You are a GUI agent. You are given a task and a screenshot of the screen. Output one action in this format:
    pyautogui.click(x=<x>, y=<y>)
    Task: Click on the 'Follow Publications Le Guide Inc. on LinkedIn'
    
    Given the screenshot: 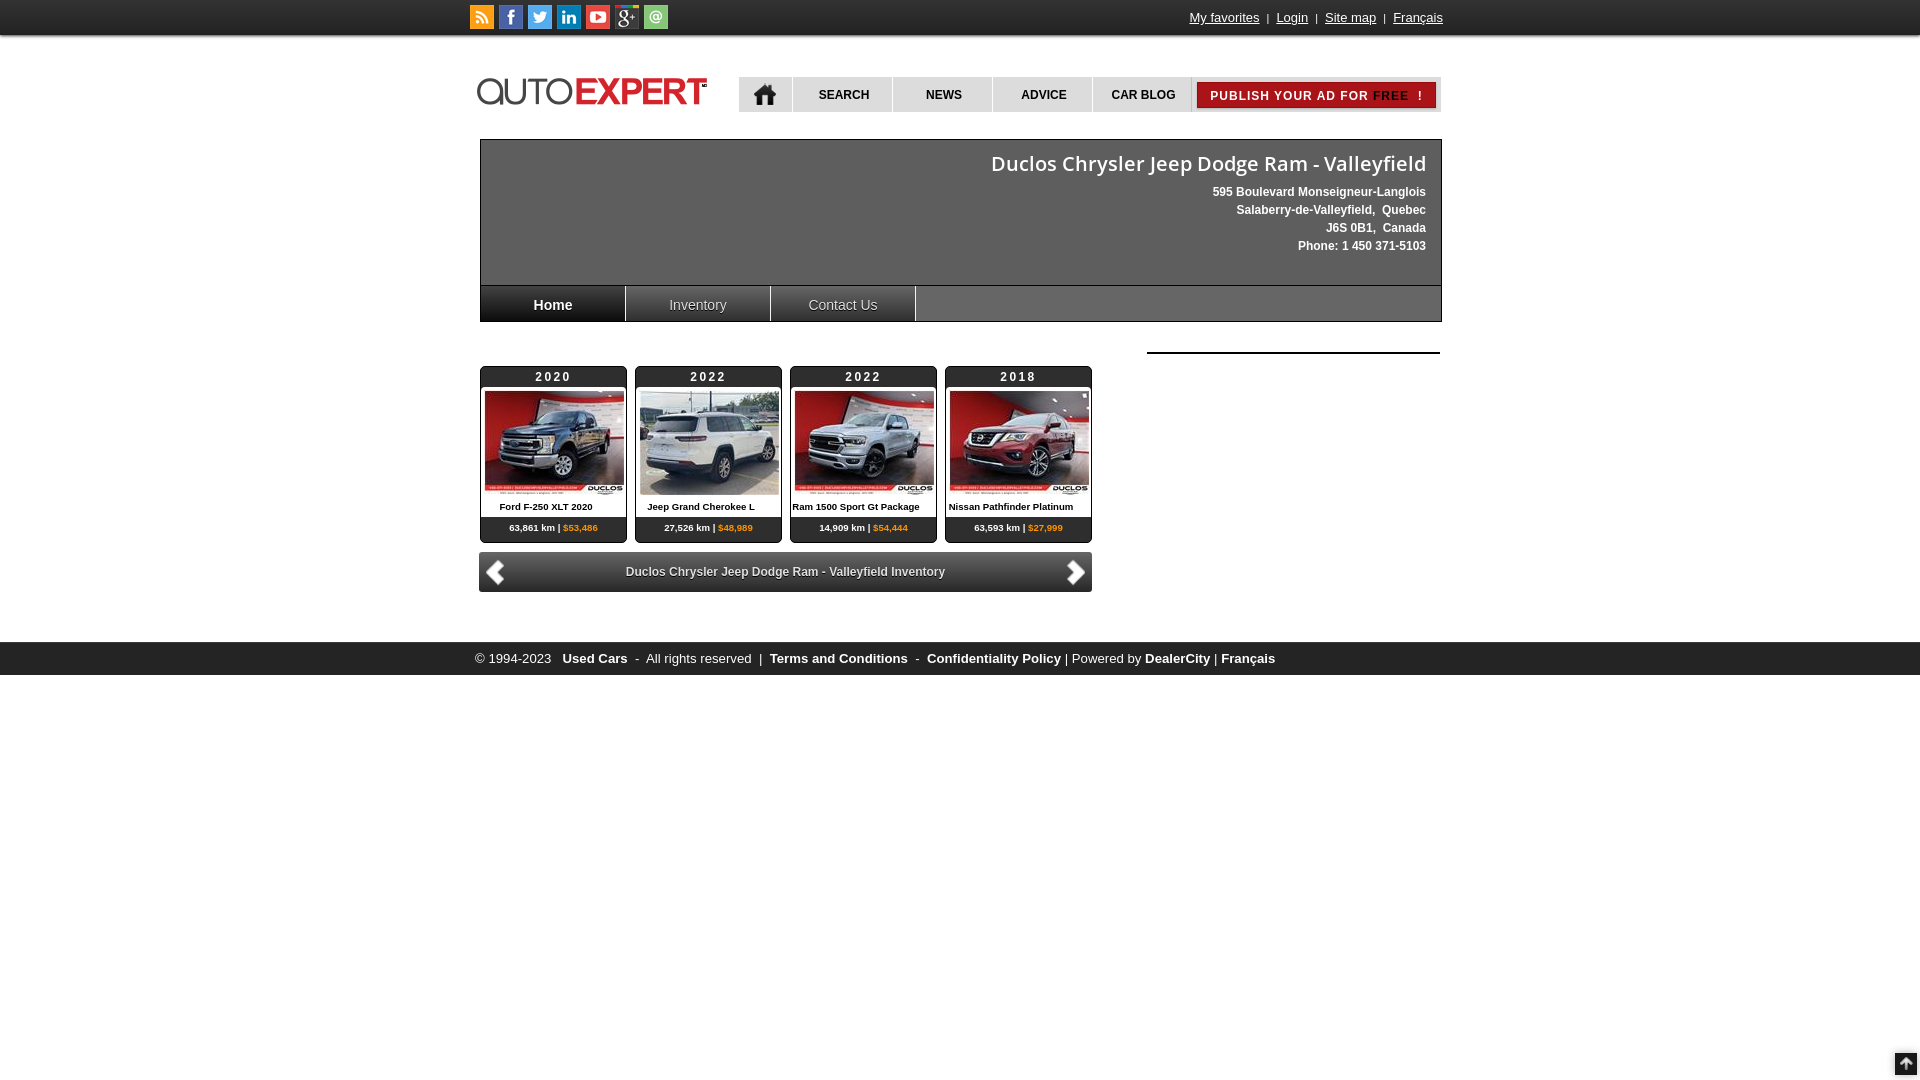 What is the action you would take?
    pyautogui.click(x=568, y=24)
    